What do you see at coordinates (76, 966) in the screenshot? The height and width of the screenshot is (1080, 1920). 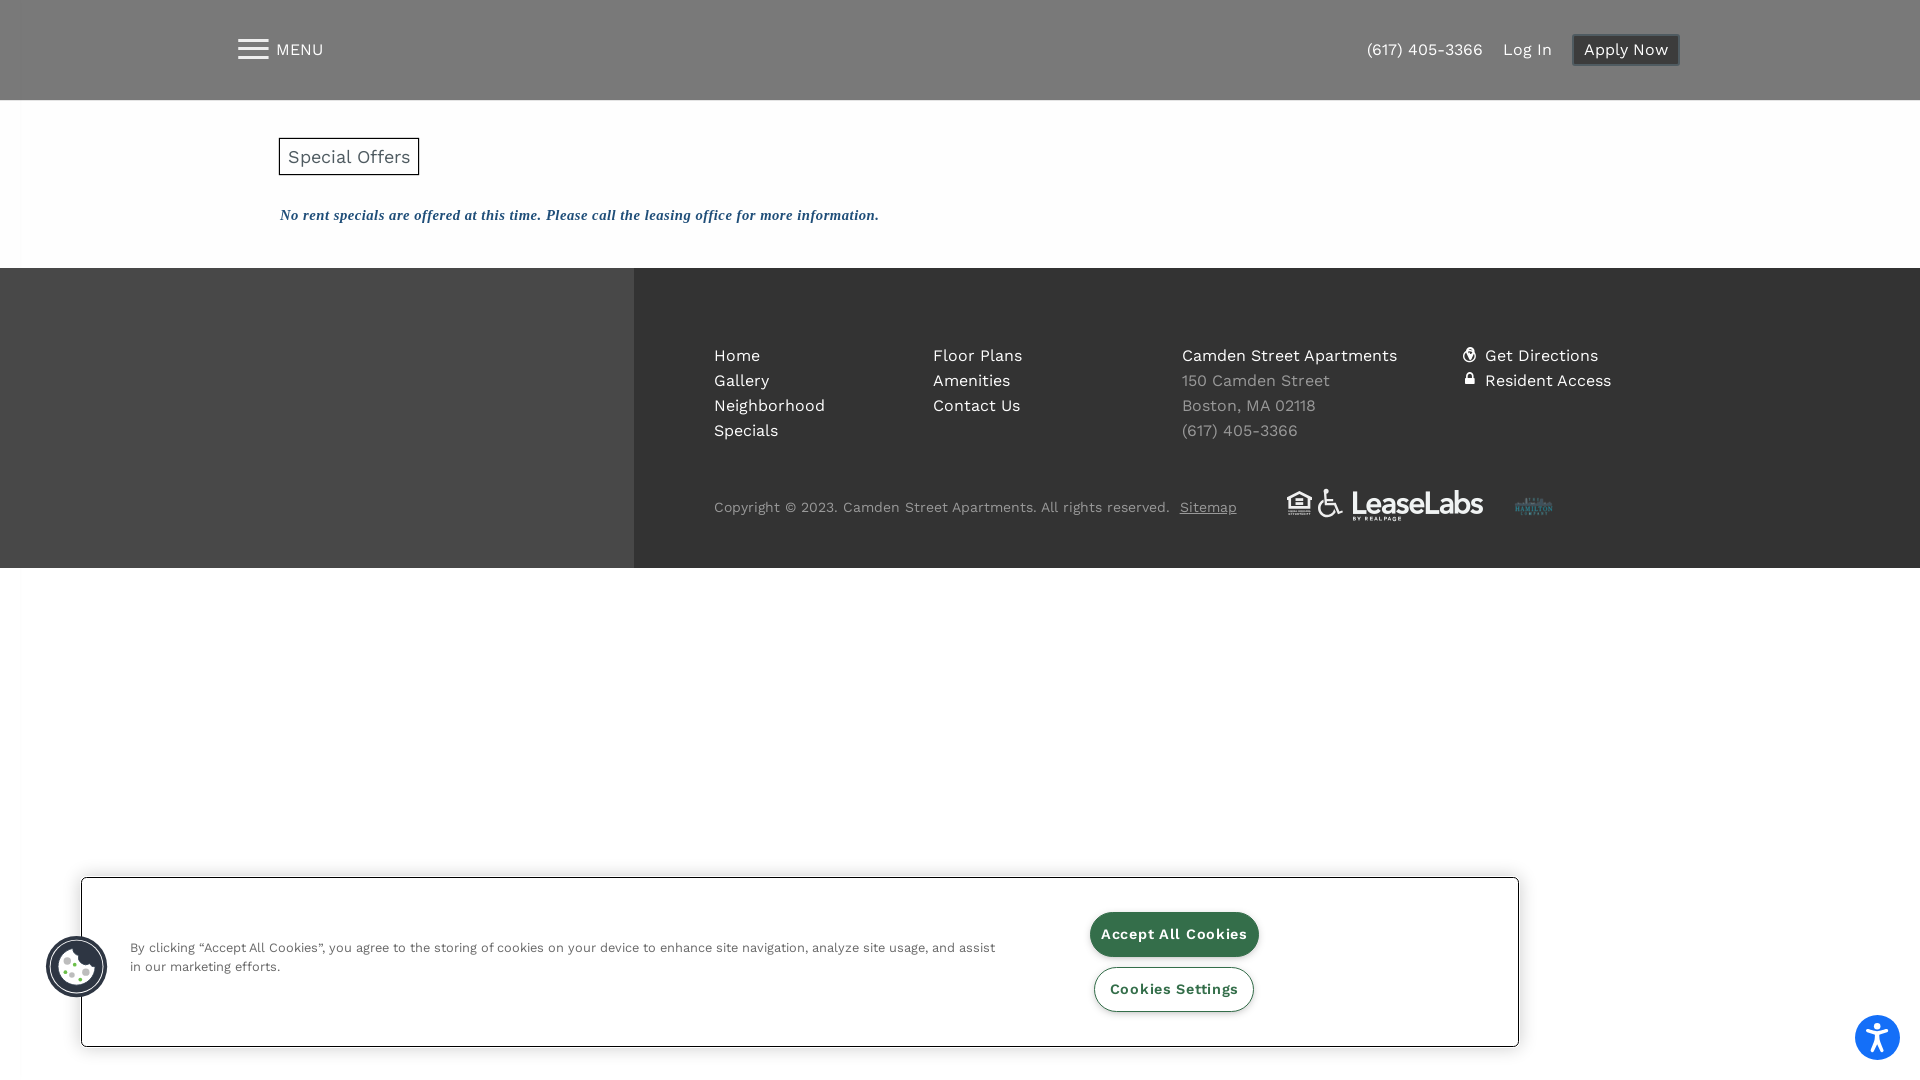 I see `'Cookies Button'` at bounding box center [76, 966].